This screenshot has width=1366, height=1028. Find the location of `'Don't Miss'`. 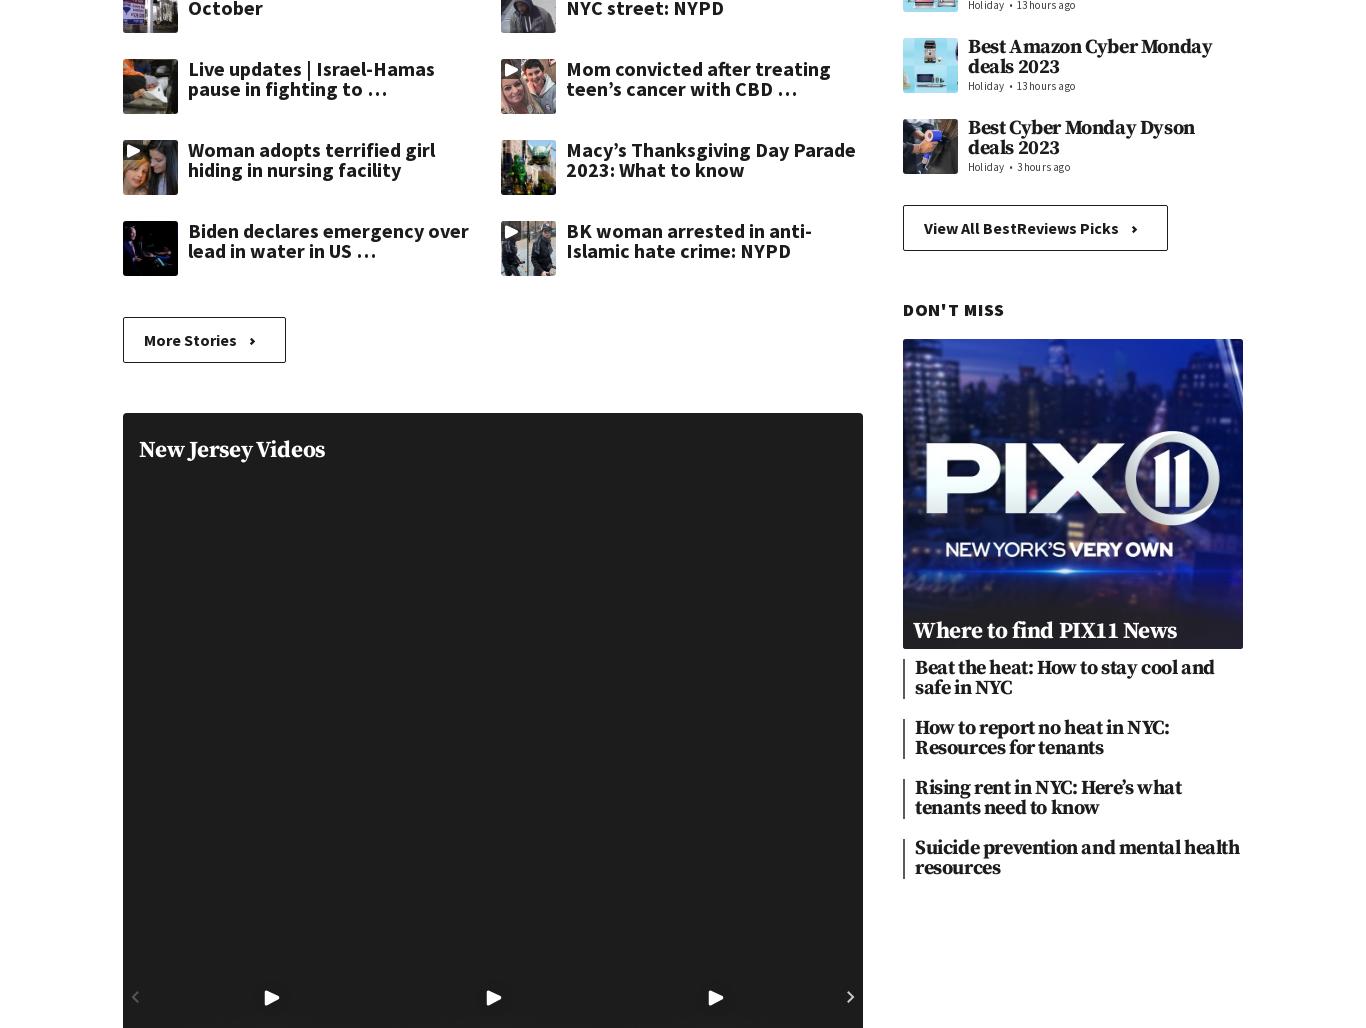

'Don't Miss' is located at coordinates (954, 308).